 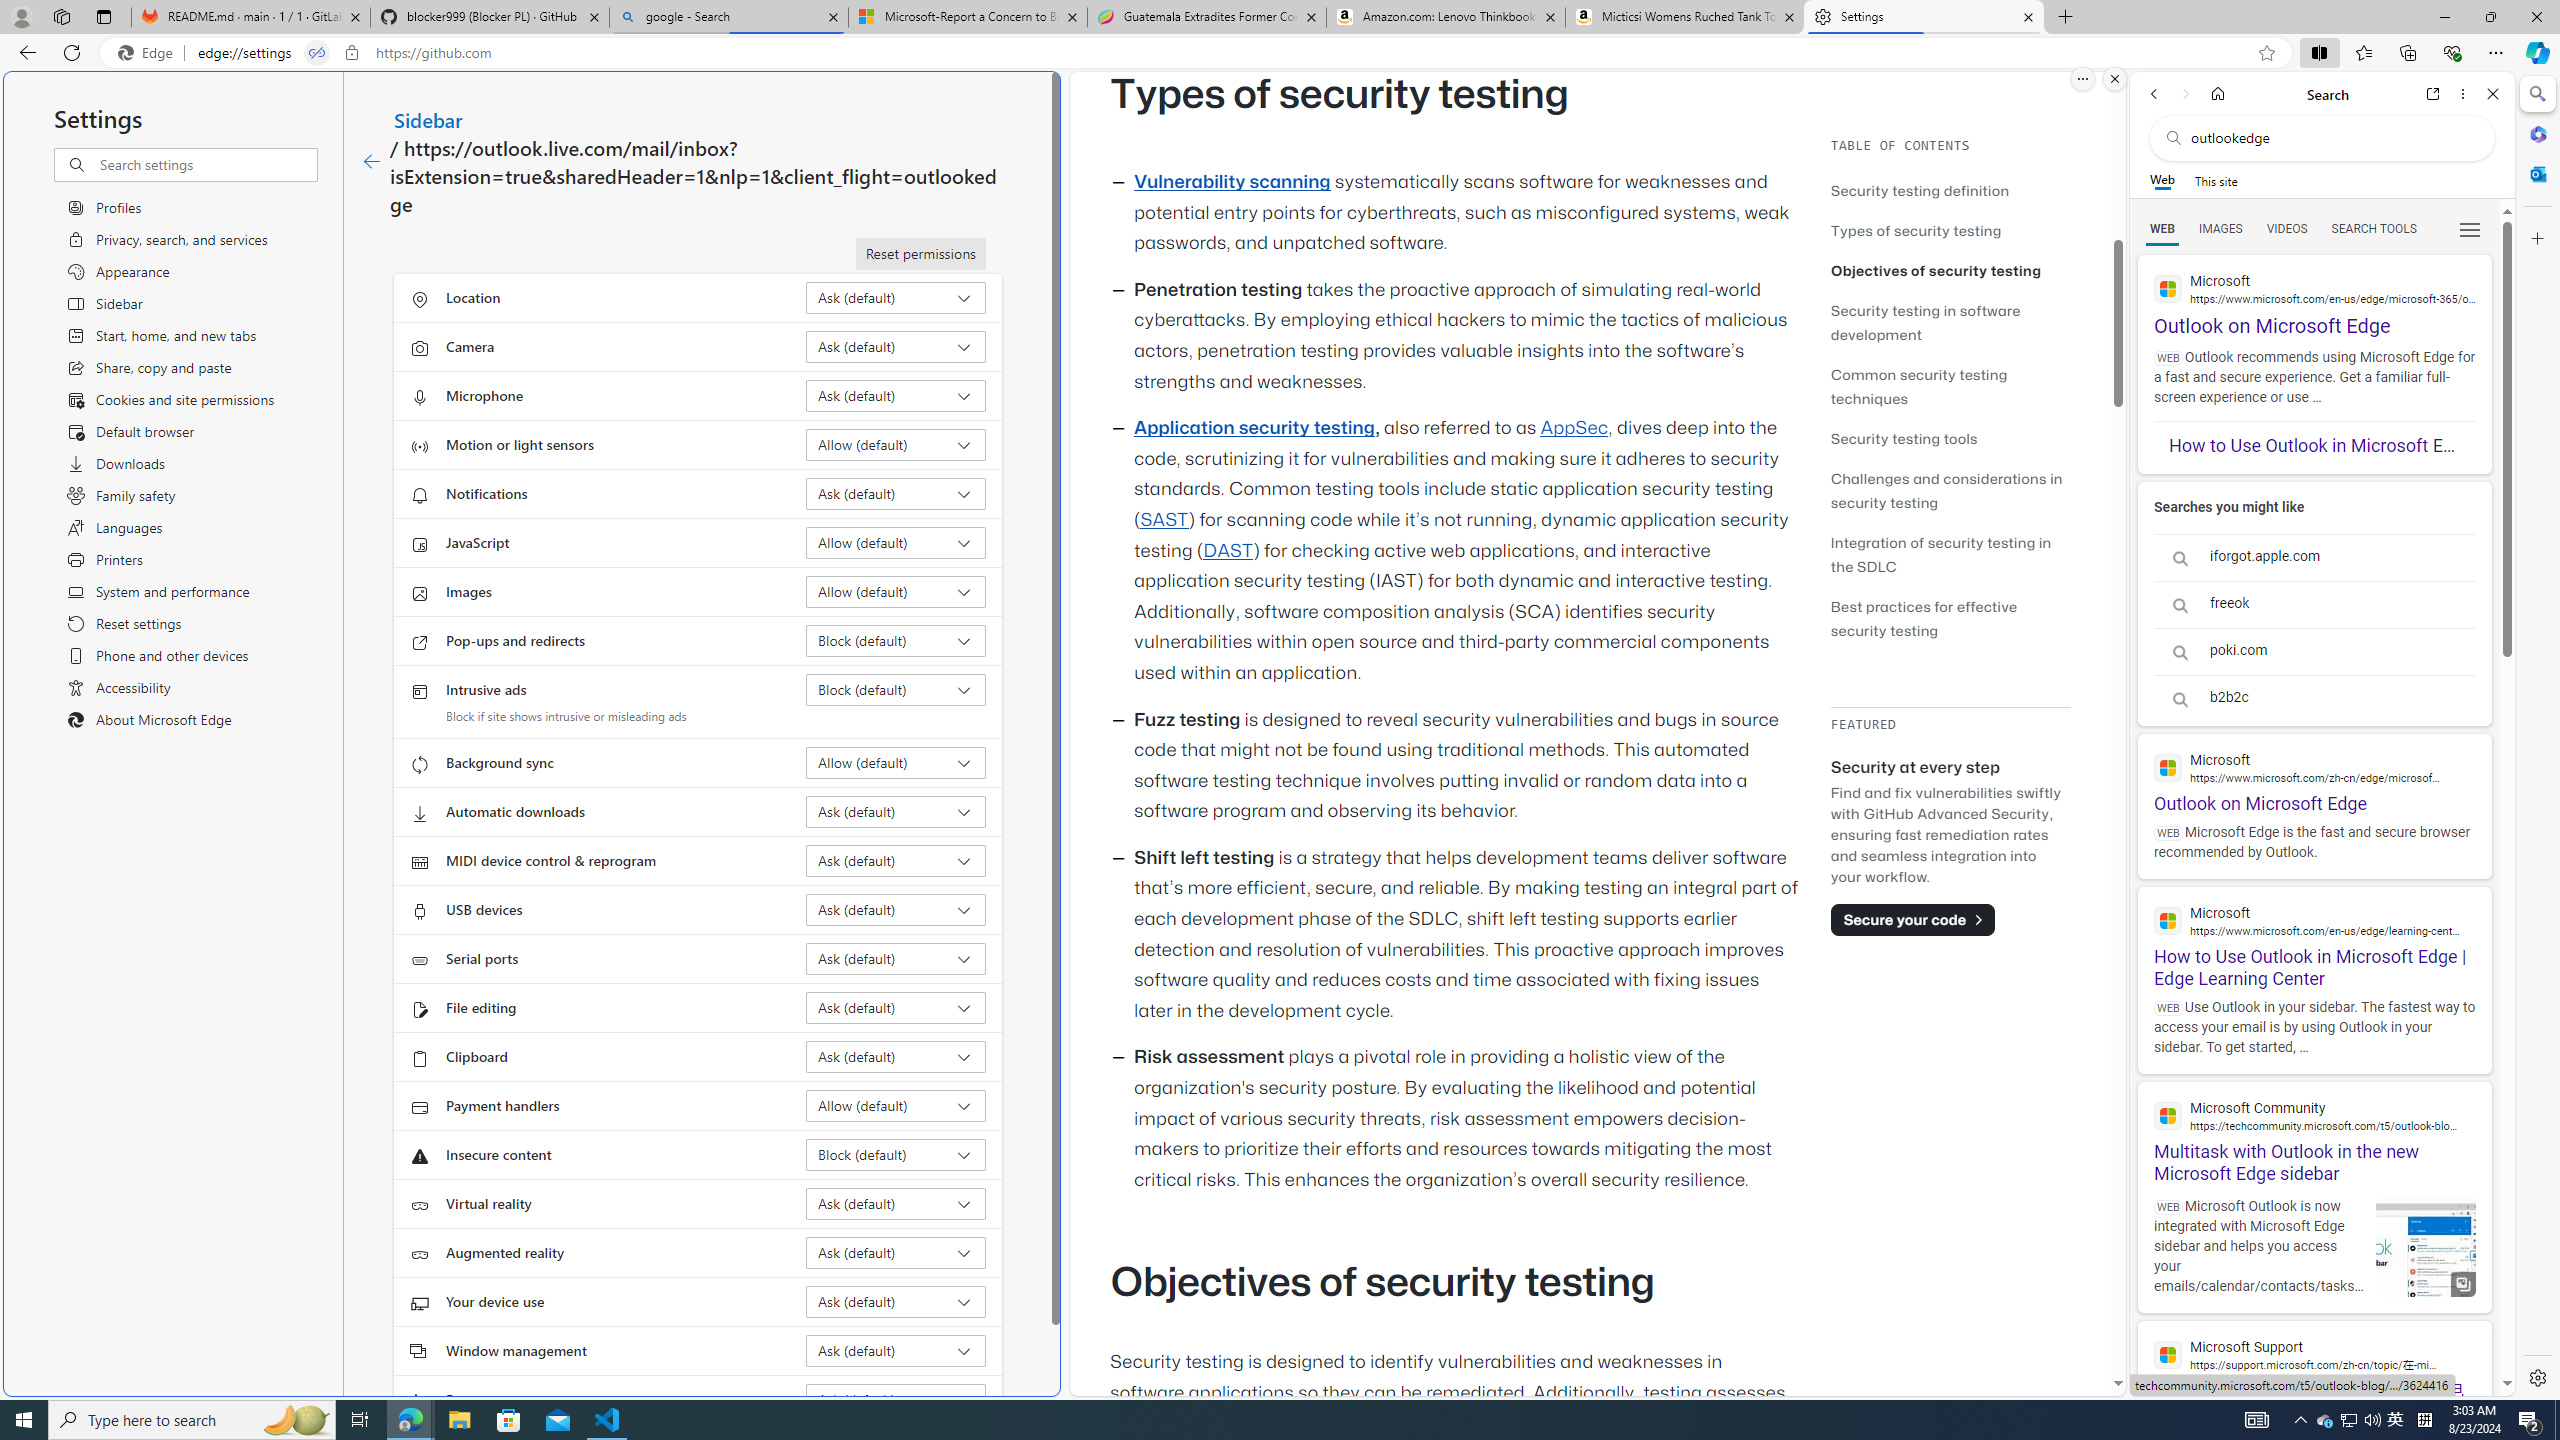 What do you see at coordinates (1227, 549) in the screenshot?
I see `'DAST'` at bounding box center [1227, 549].